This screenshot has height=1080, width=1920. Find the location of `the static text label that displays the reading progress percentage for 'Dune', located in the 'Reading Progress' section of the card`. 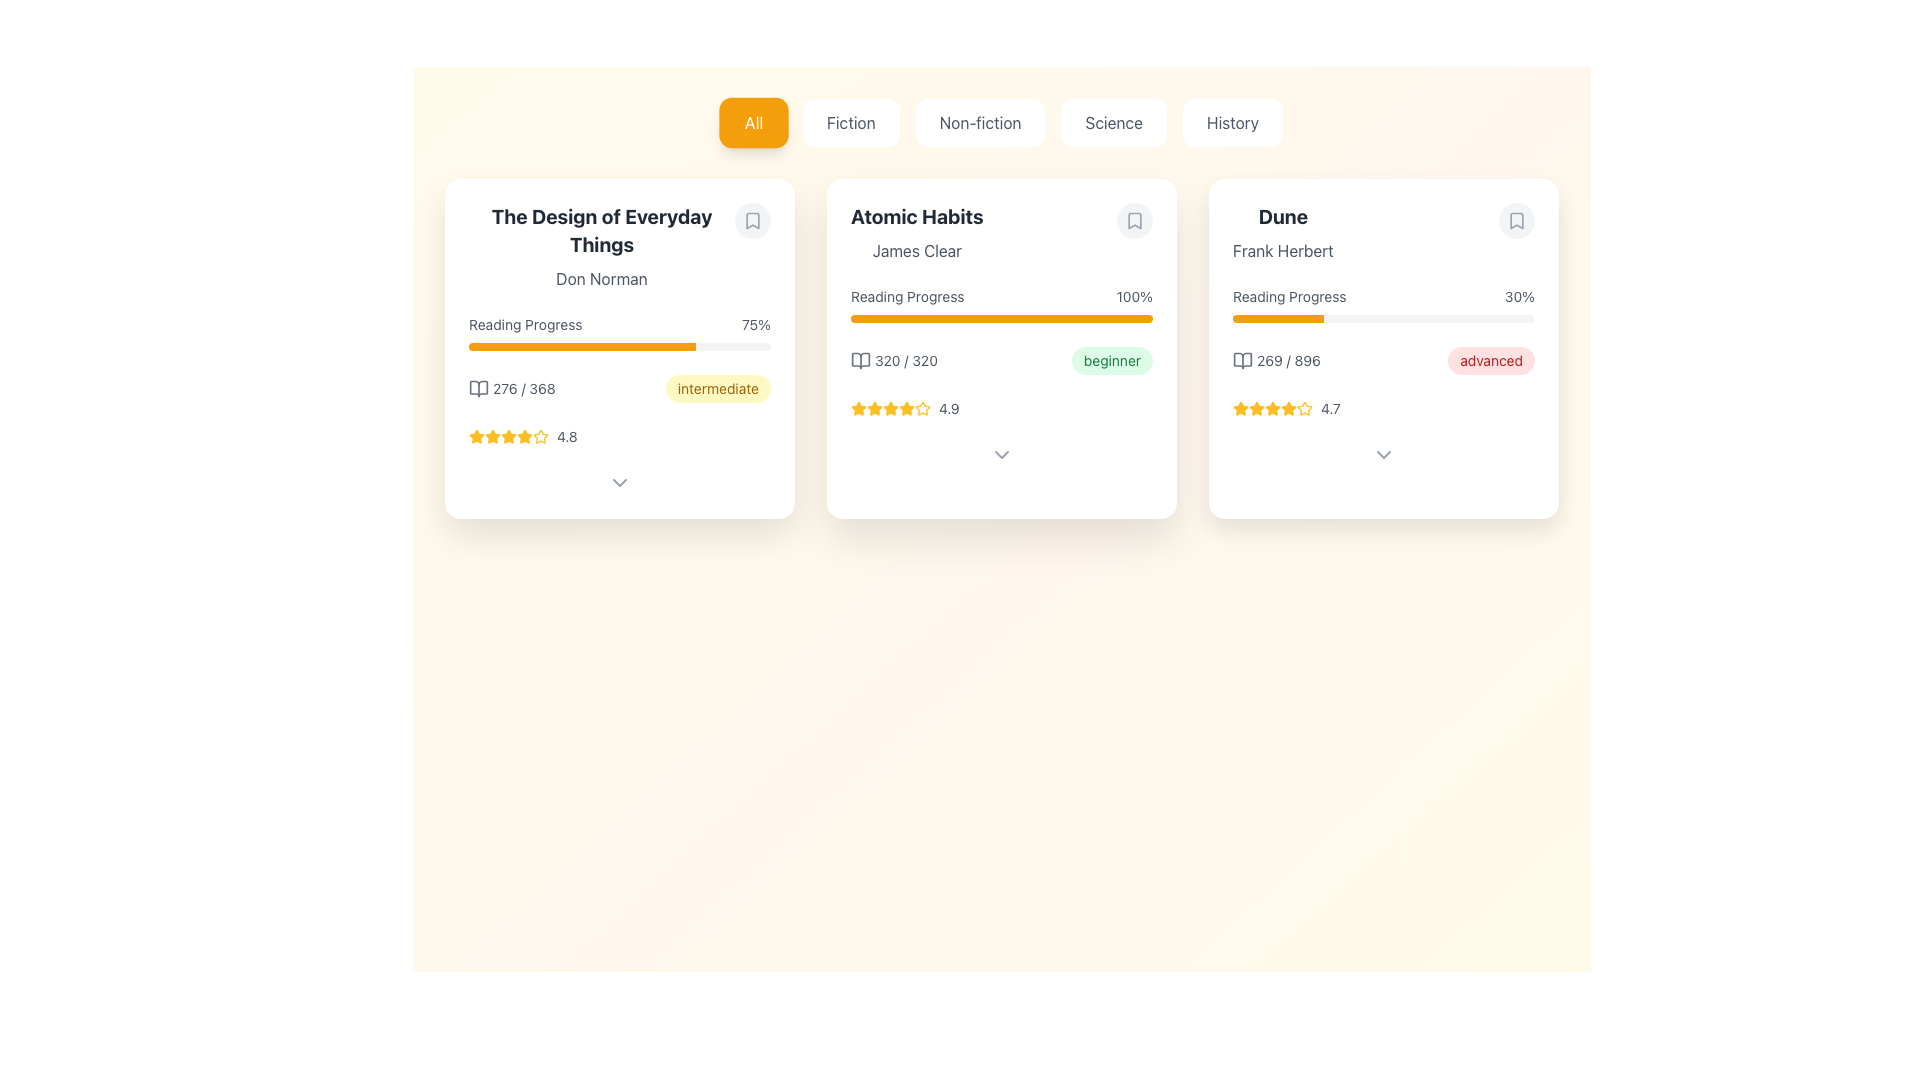

the static text label that displays the reading progress percentage for 'Dune', located in the 'Reading Progress' section of the card is located at coordinates (1519, 297).